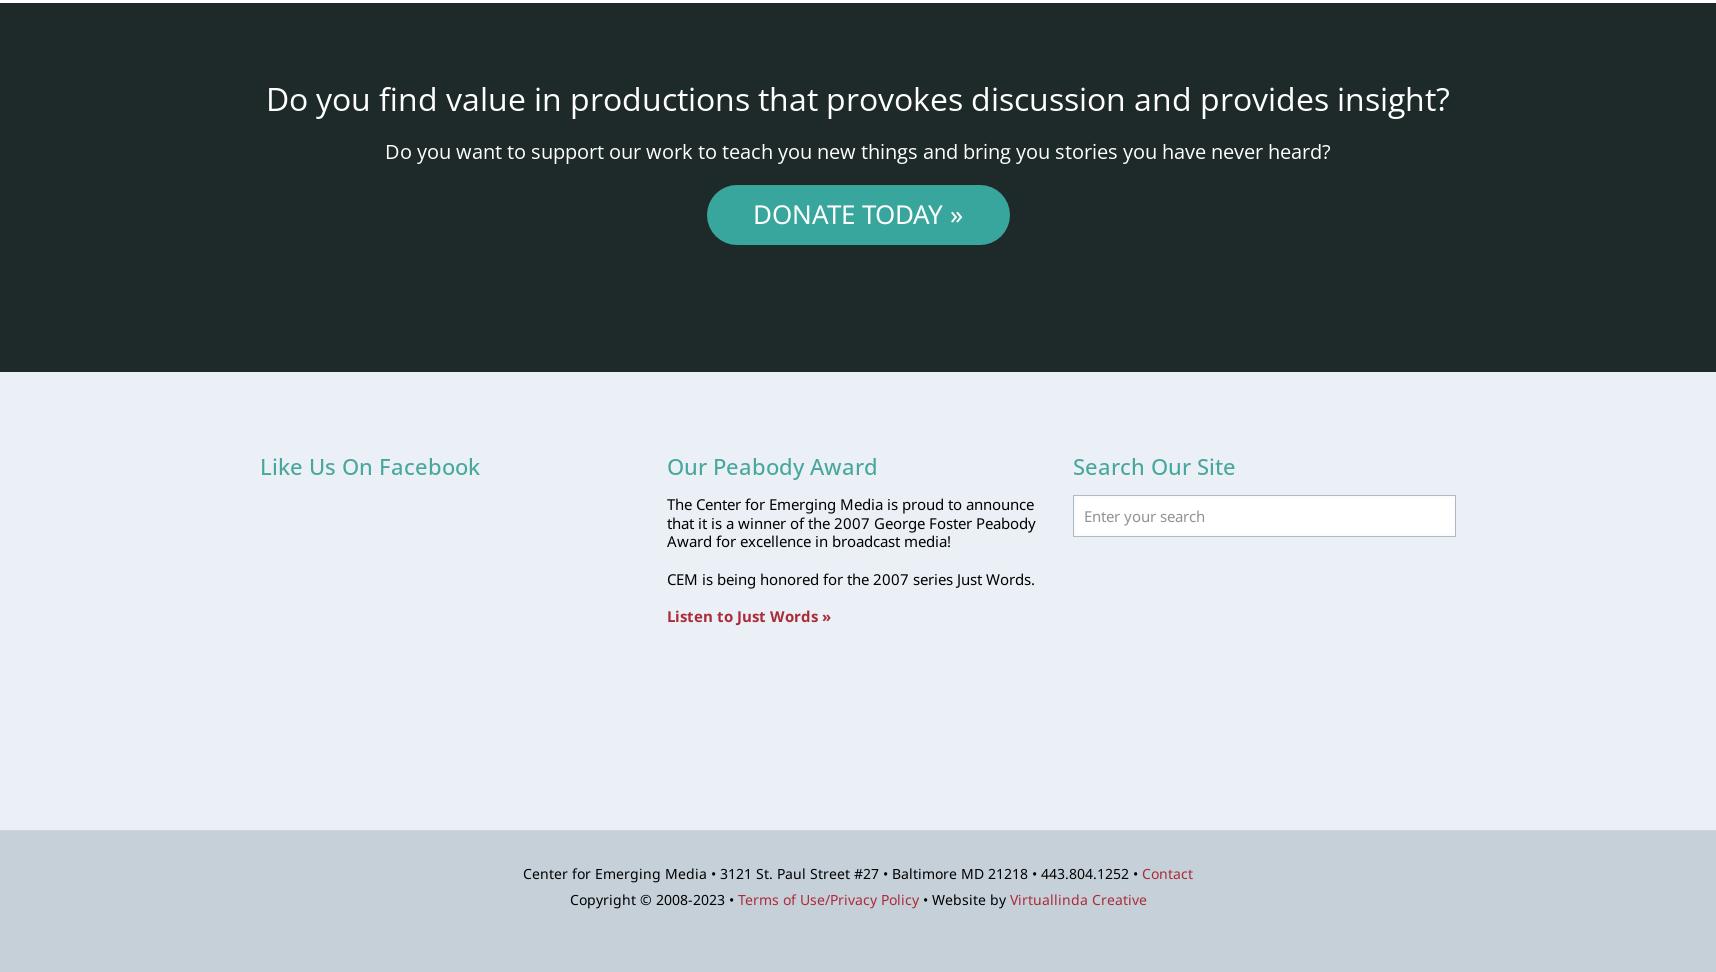  Describe the element at coordinates (858, 96) in the screenshot. I see `'Do you find value in productions that provokes discussion and provides insight?'` at that location.